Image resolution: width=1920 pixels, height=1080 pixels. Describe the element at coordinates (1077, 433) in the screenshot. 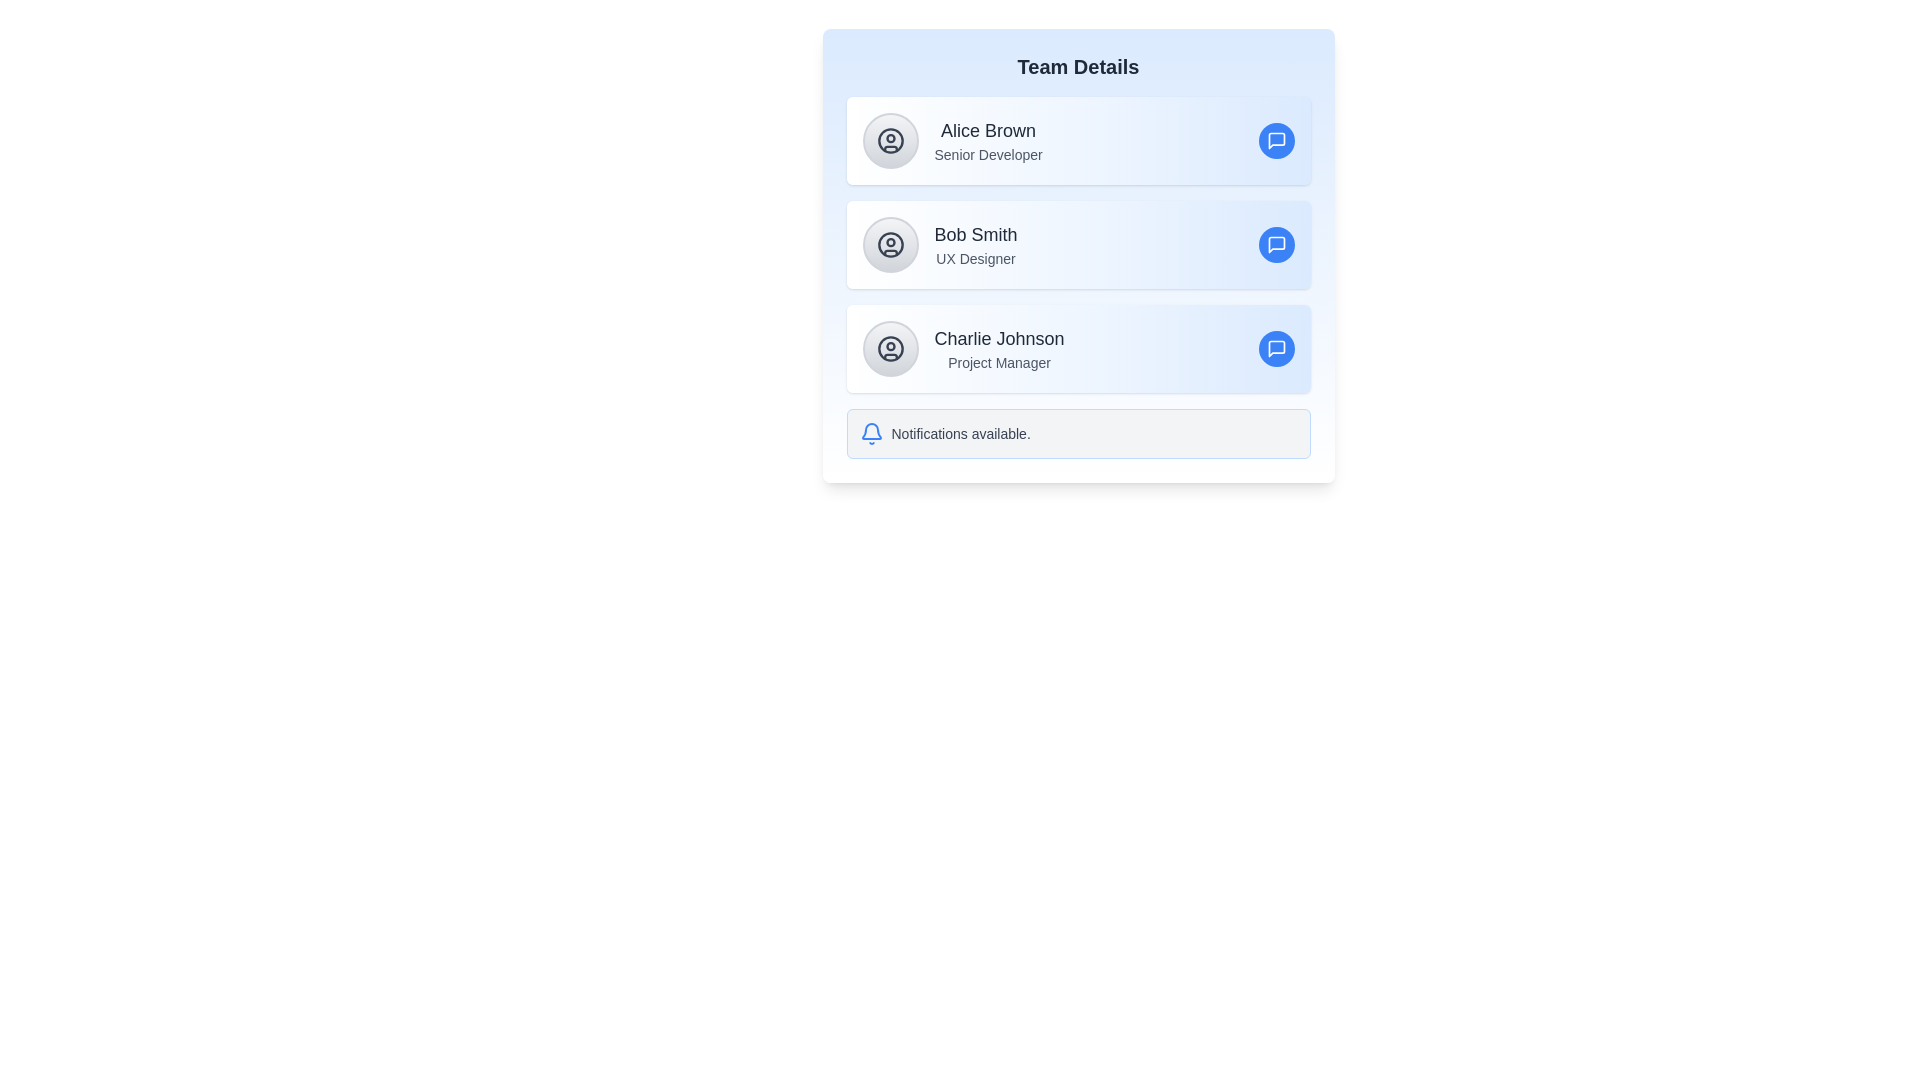

I see `the static informational notification box located at the bottom of the 'Team Details' section, which displays notifications for the user` at that location.